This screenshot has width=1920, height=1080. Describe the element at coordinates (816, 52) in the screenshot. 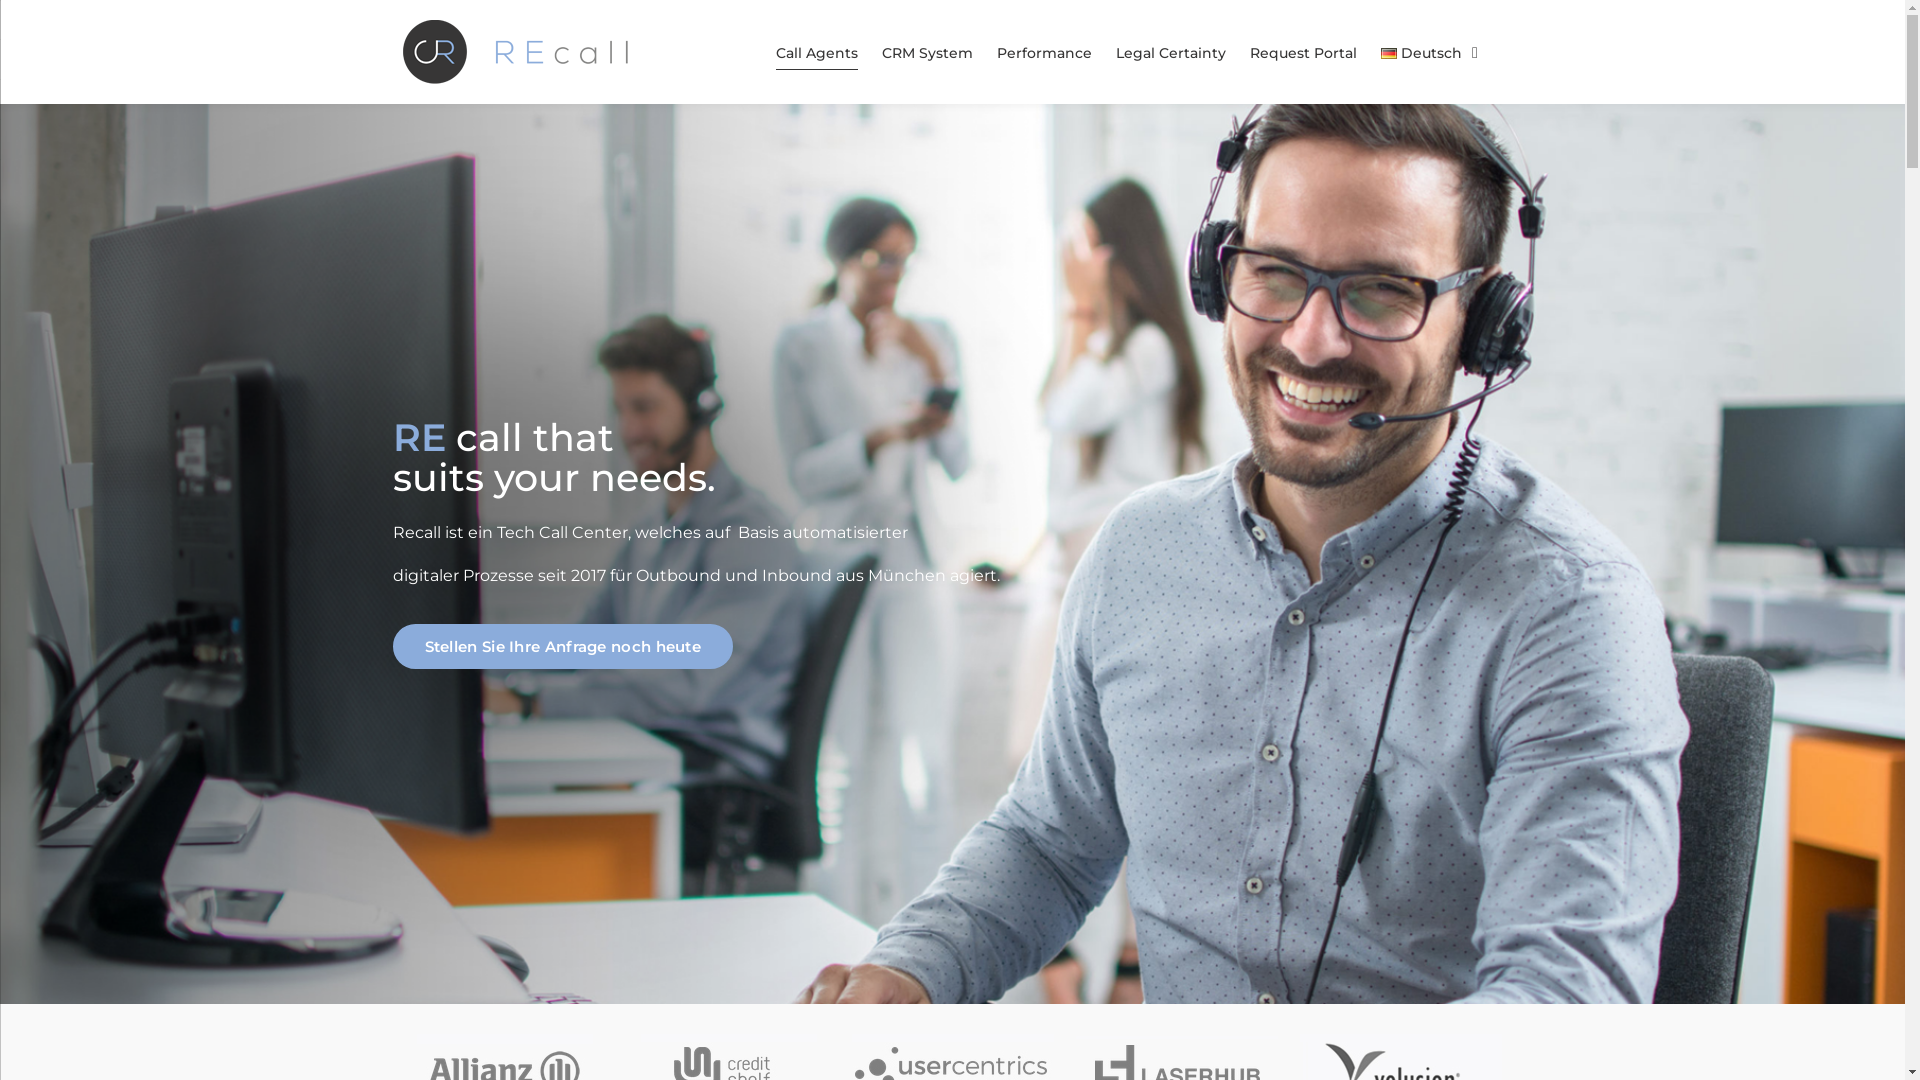

I see `'Call Agents'` at that location.